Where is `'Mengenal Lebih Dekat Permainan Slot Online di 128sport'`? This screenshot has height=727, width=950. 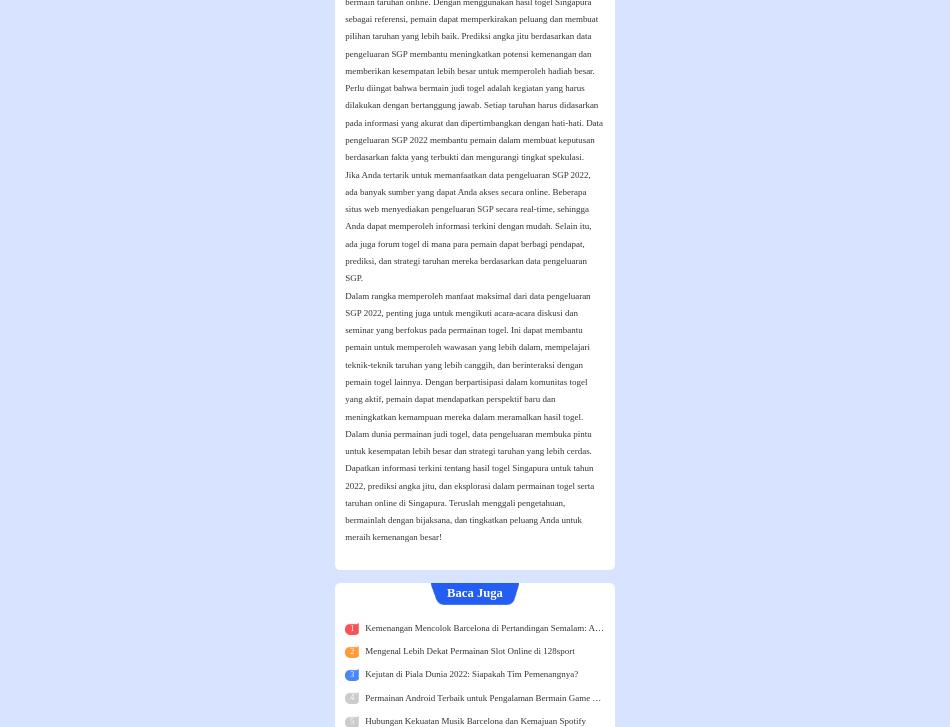 'Mengenal Lebih Dekat Permainan Slot Online di 128sport' is located at coordinates (468, 650).